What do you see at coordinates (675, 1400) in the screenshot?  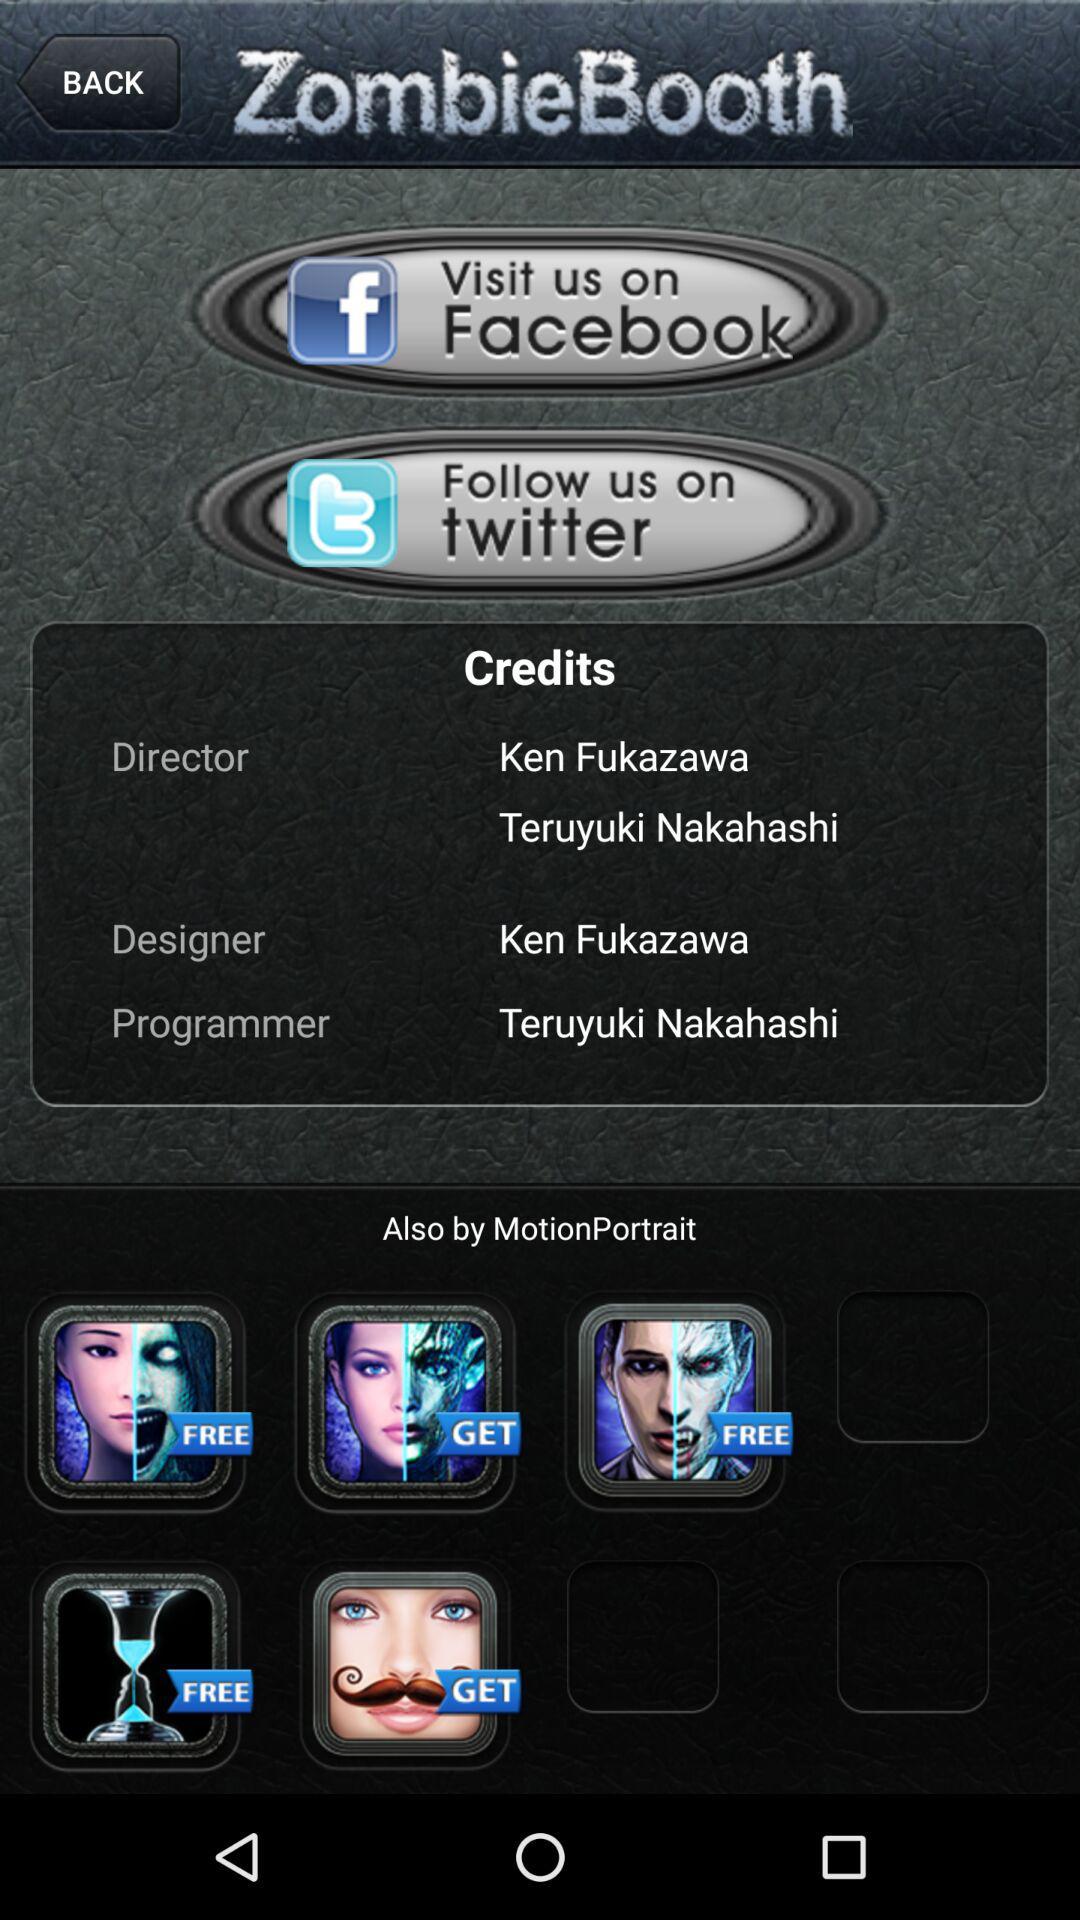 I see `mode` at bounding box center [675, 1400].